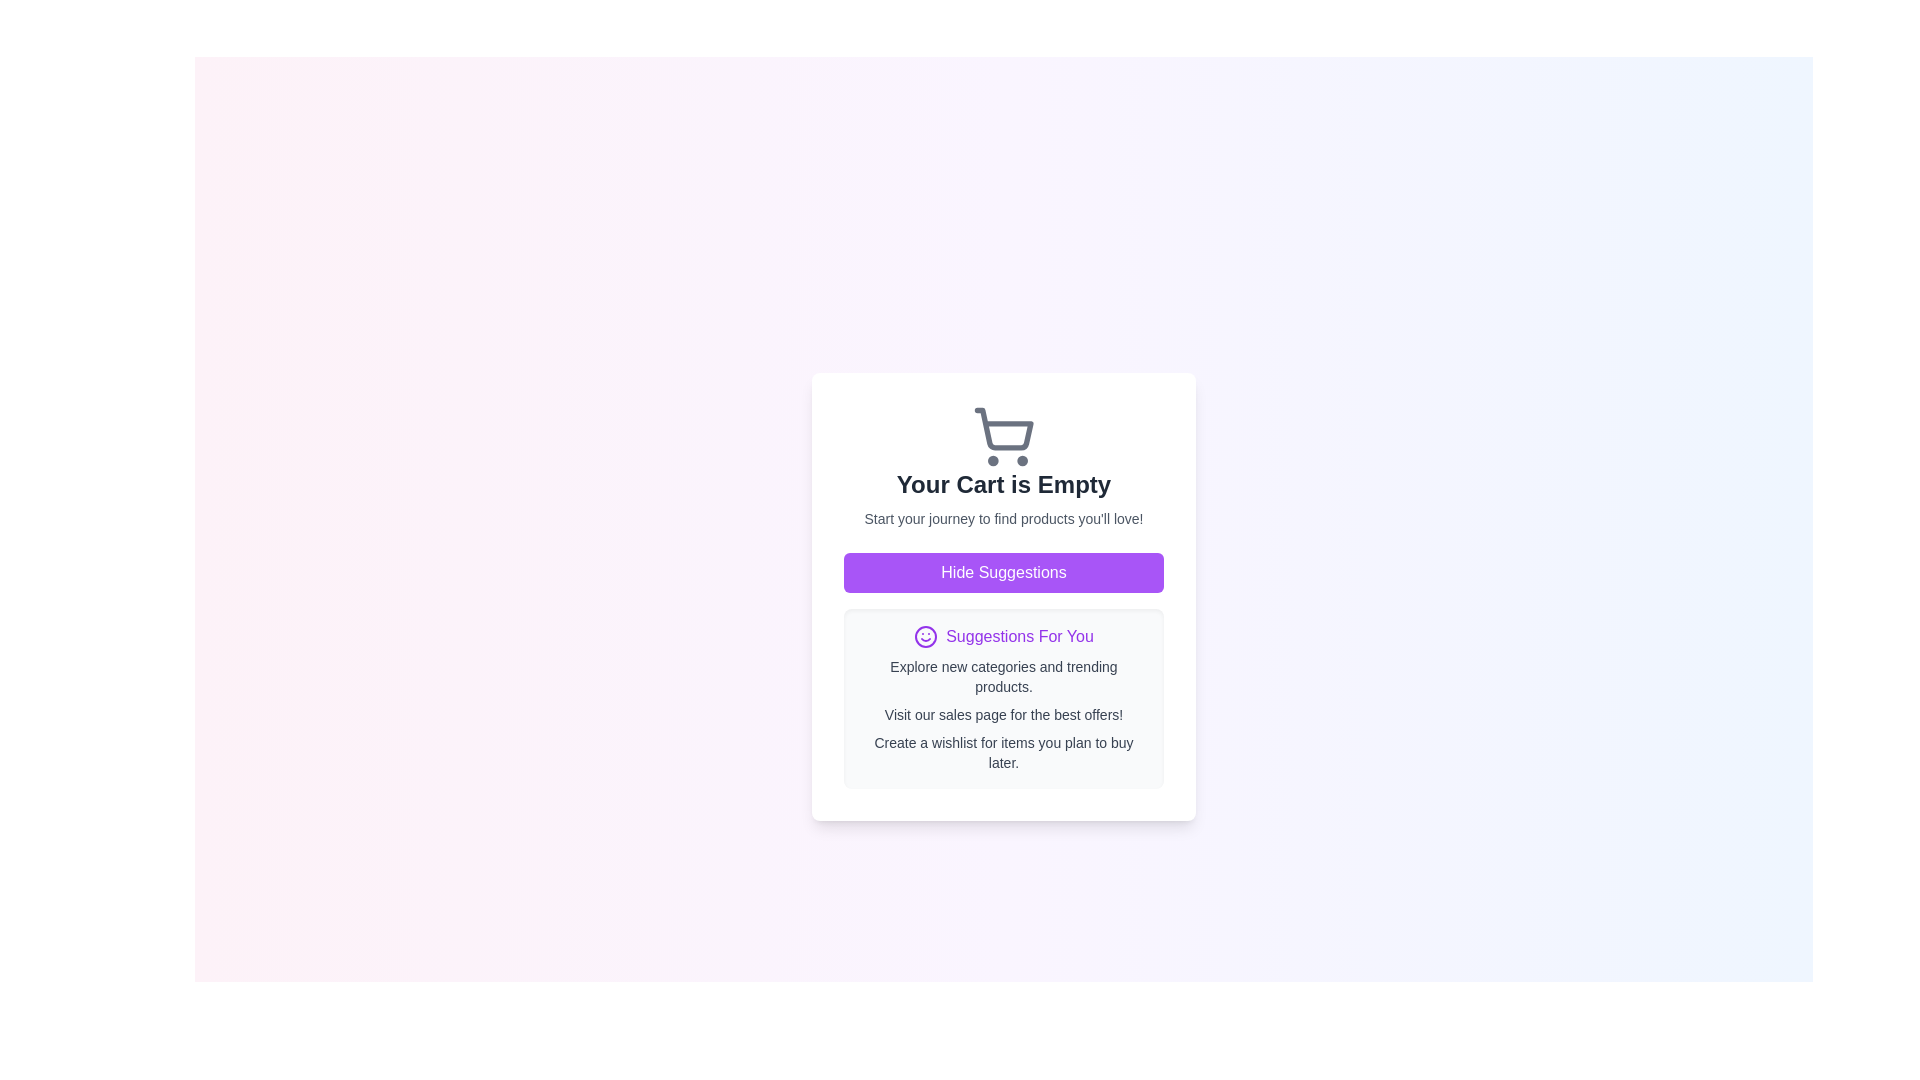 The image size is (1920, 1080). Describe the element at coordinates (1019, 636) in the screenshot. I see `text label indicating recommendations or personalized suggestions, which is positioned to the right of a smiley face icon in the center of a card-like UI box` at that location.